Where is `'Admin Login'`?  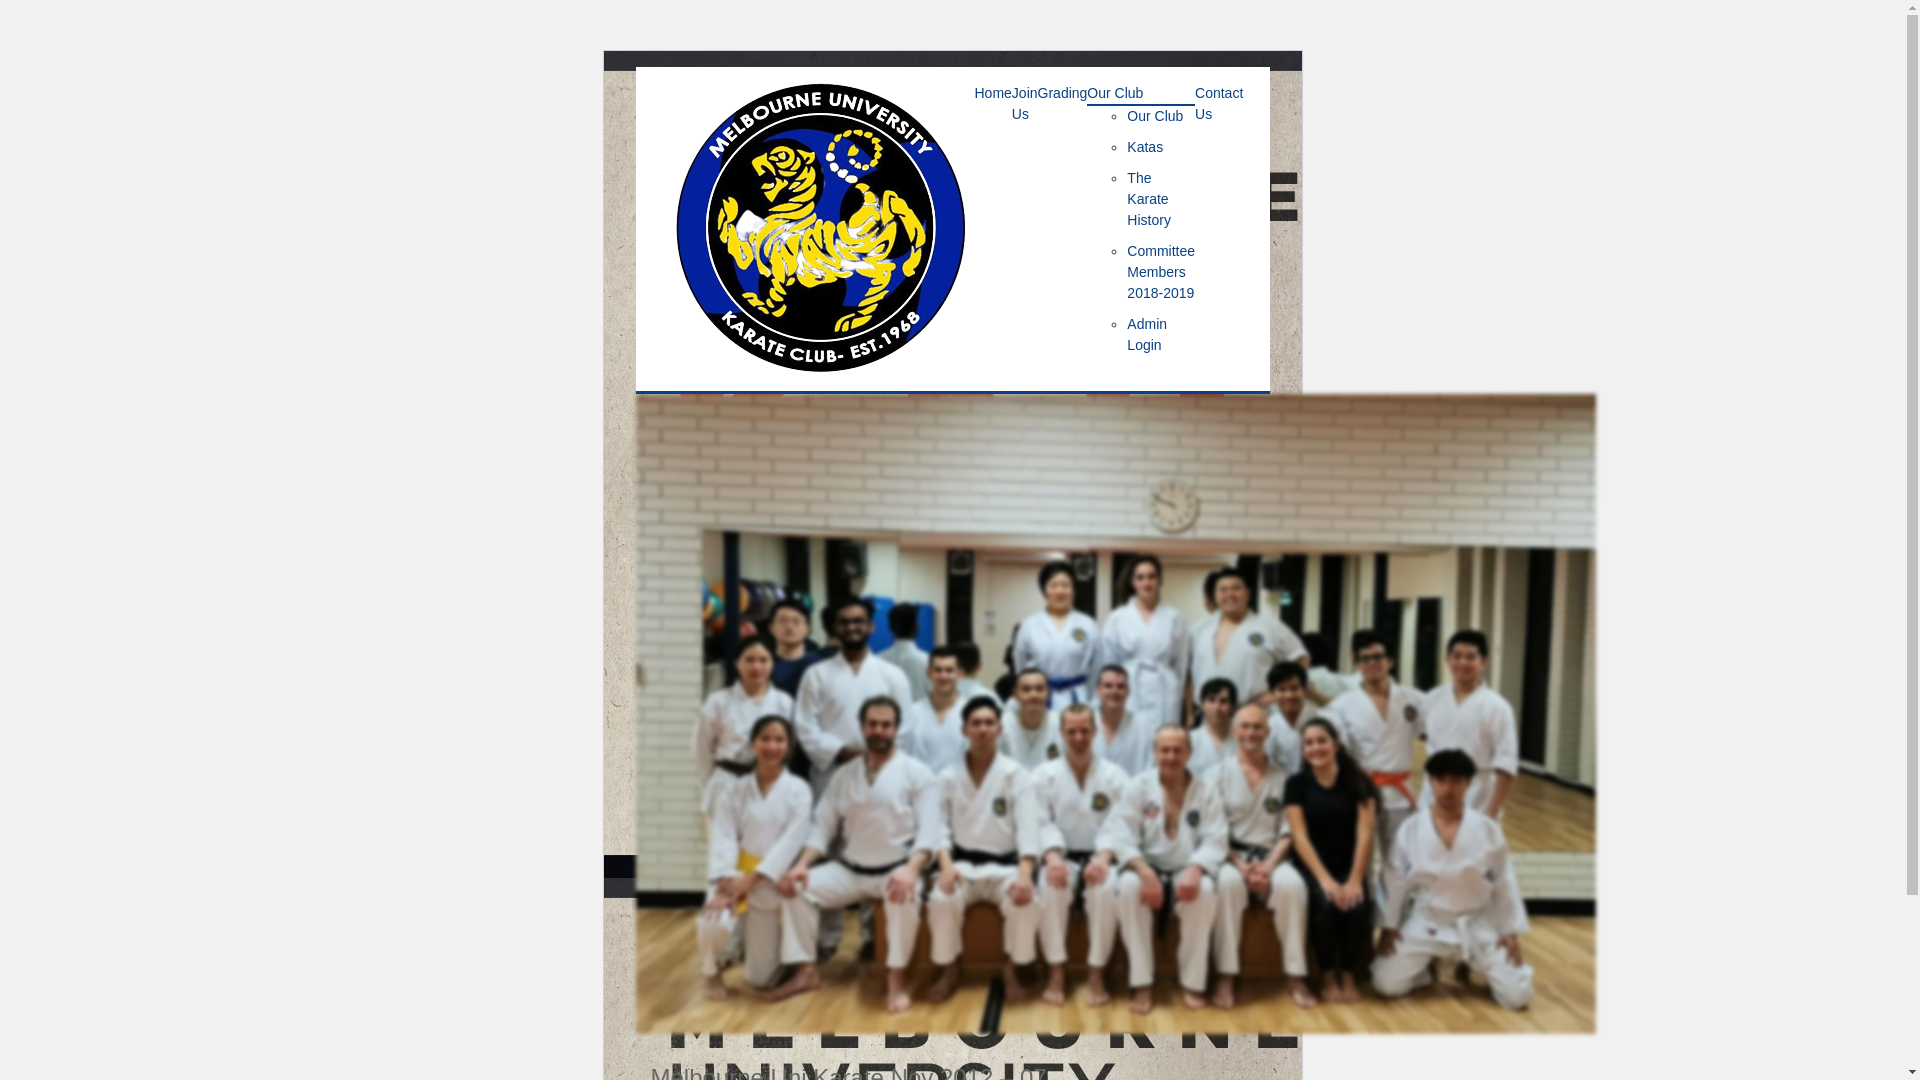 'Admin Login' is located at coordinates (1147, 333).